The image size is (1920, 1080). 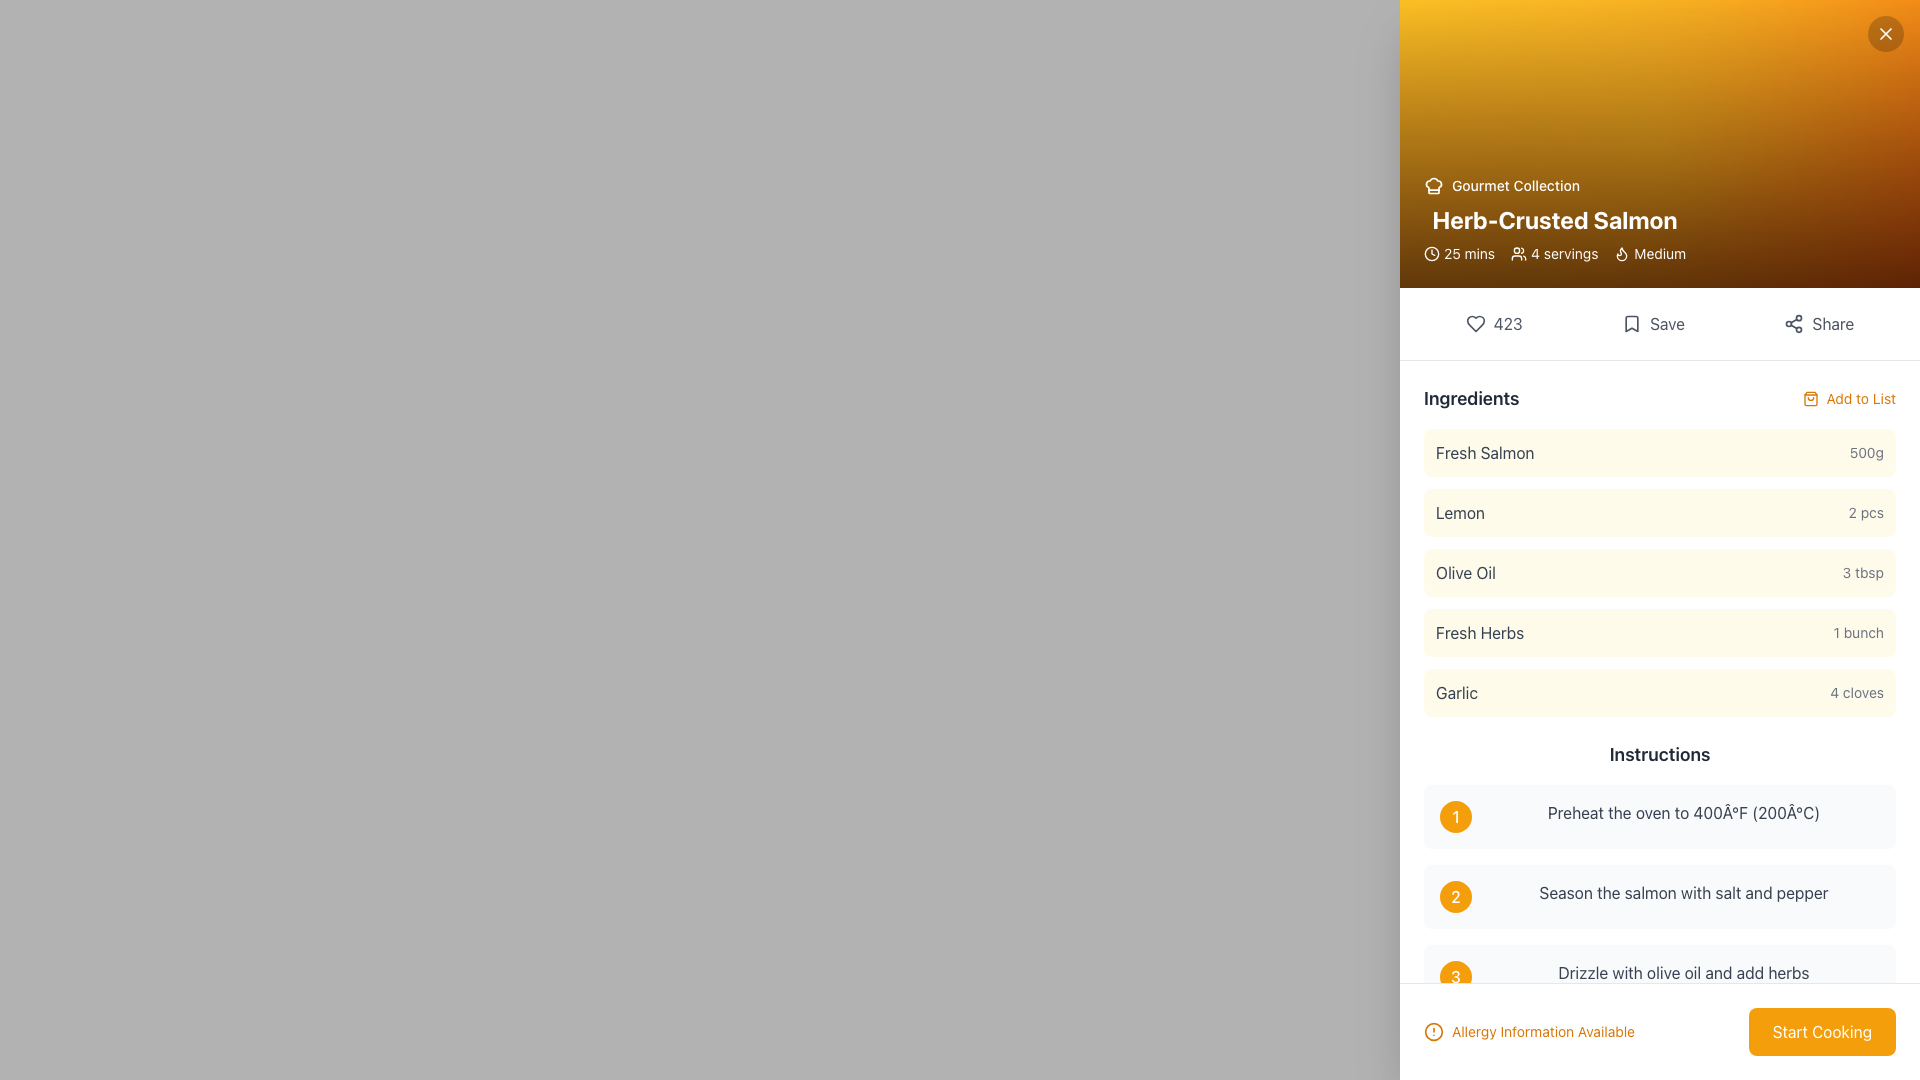 I want to click on the Text Label identifying 'Lemon' in the ingredient list, which is positioned below 'Fresh Salmon' and above 'Olive Oil', so click(x=1460, y=512).